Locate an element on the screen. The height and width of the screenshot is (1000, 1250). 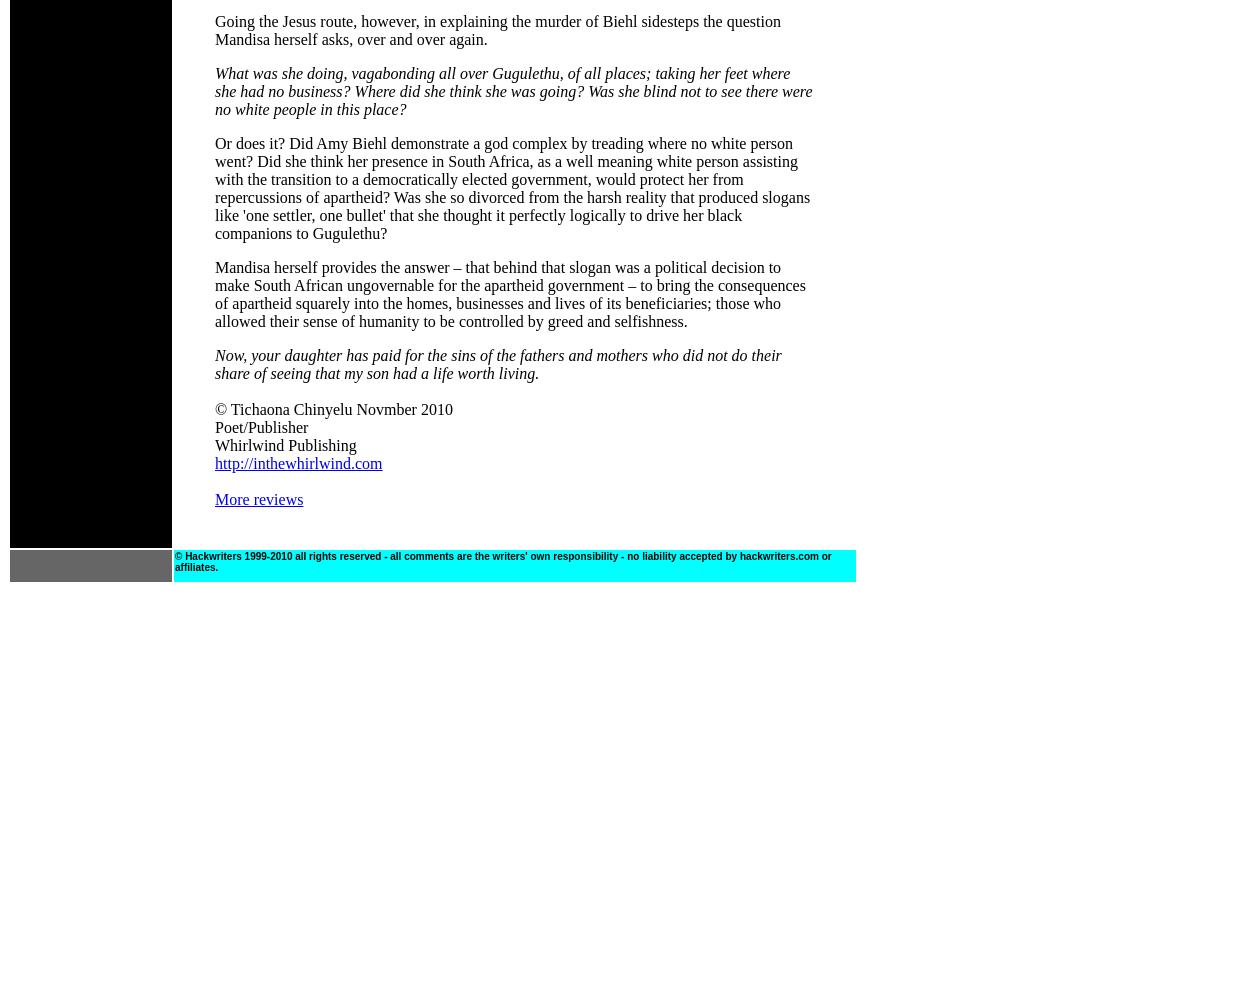
'© Hackwriters 1999-2010  all rights reserved - all comments are the writers' own responsibility - no liability accepted by hackwriters.com or affiliates.' is located at coordinates (503, 562).